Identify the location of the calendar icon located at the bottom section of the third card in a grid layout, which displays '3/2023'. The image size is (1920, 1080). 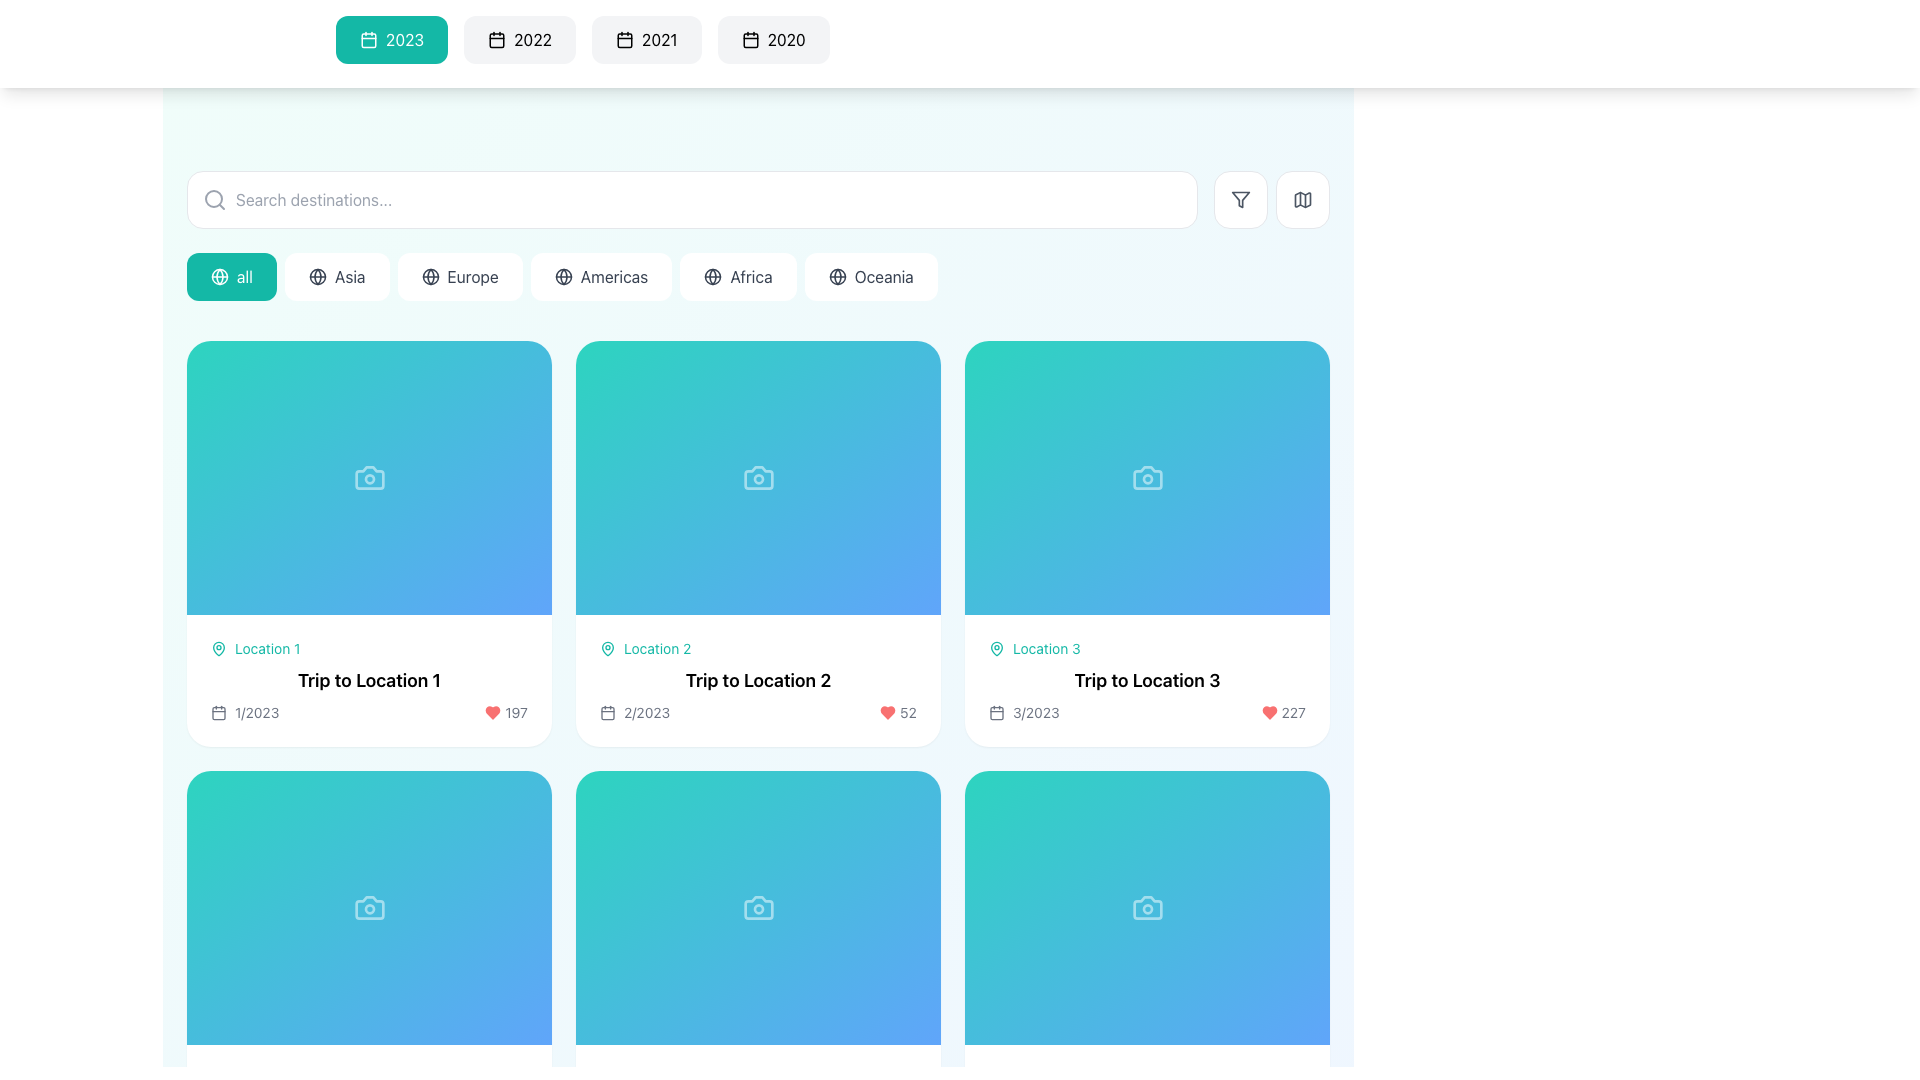
(997, 711).